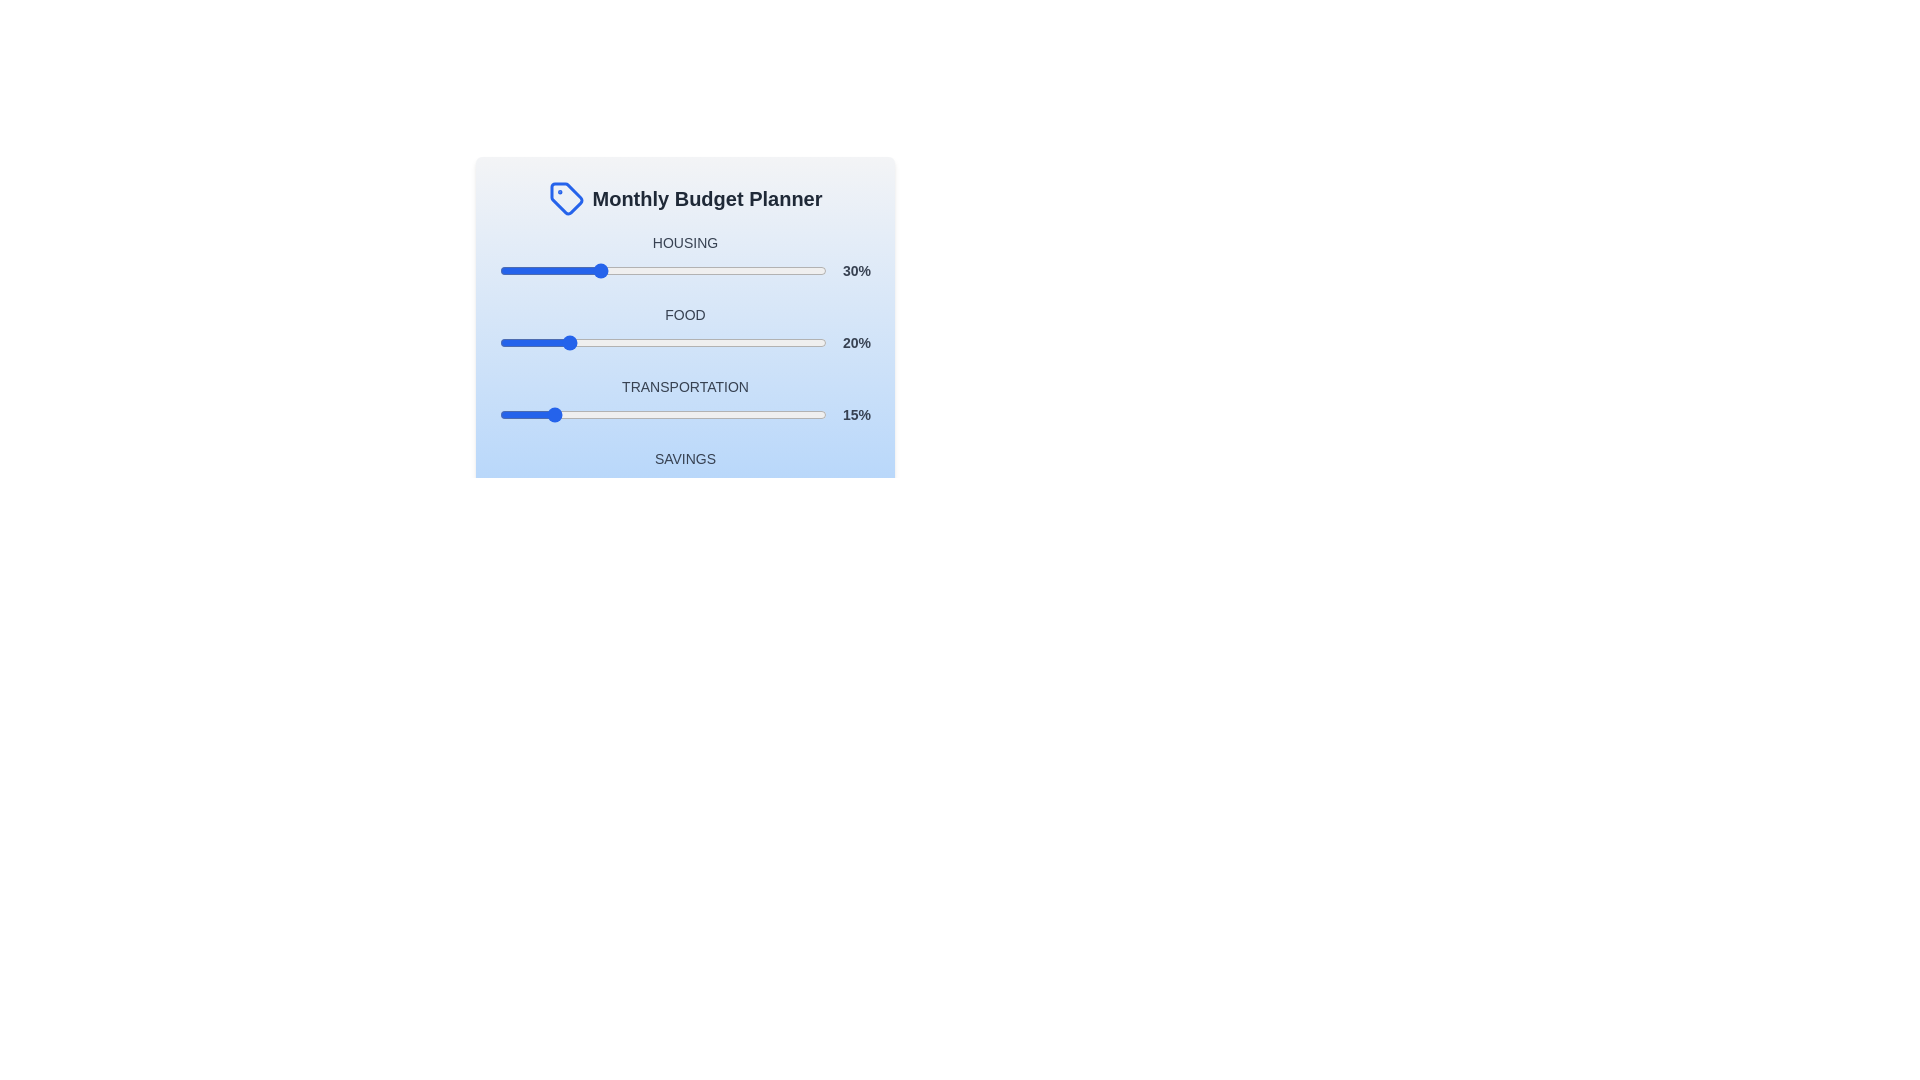 The height and width of the screenshot is (1080, 1920). Describe the element at coordinates (685, 199) in the screenshot. I see `the header of the component` at that location.